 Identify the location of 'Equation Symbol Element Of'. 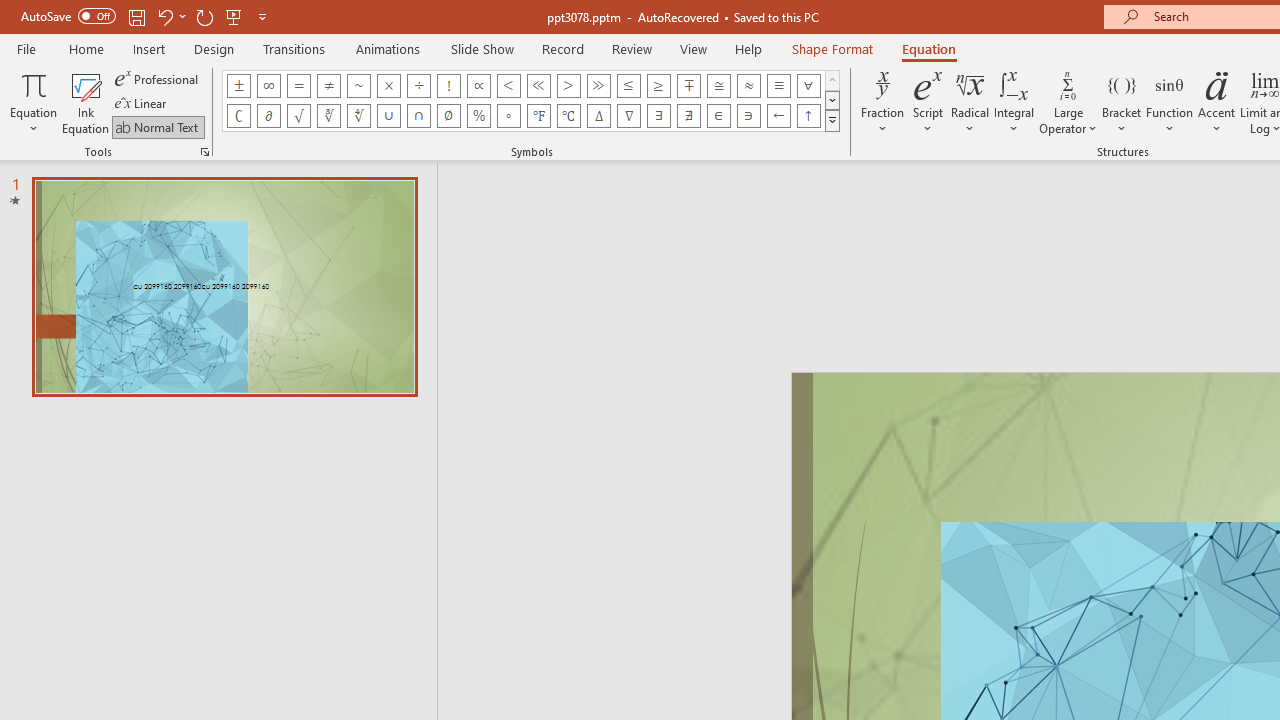
(718, 115).